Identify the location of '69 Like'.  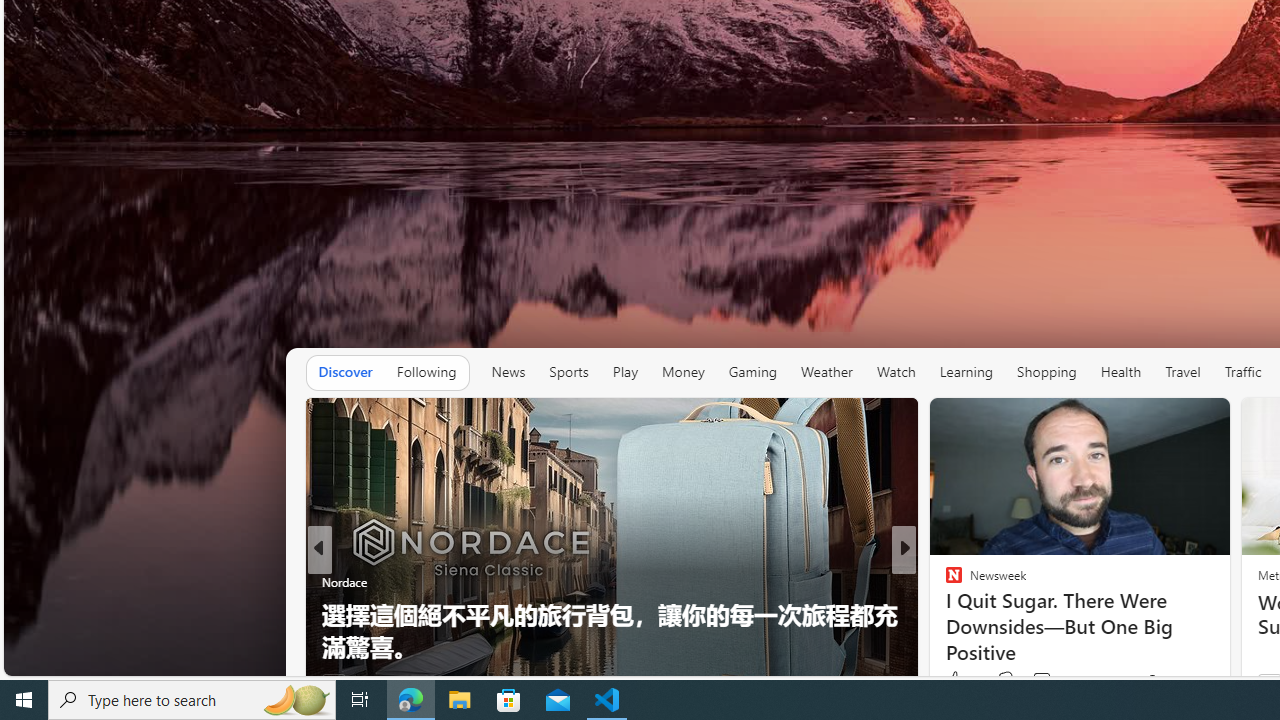
(955, 680).